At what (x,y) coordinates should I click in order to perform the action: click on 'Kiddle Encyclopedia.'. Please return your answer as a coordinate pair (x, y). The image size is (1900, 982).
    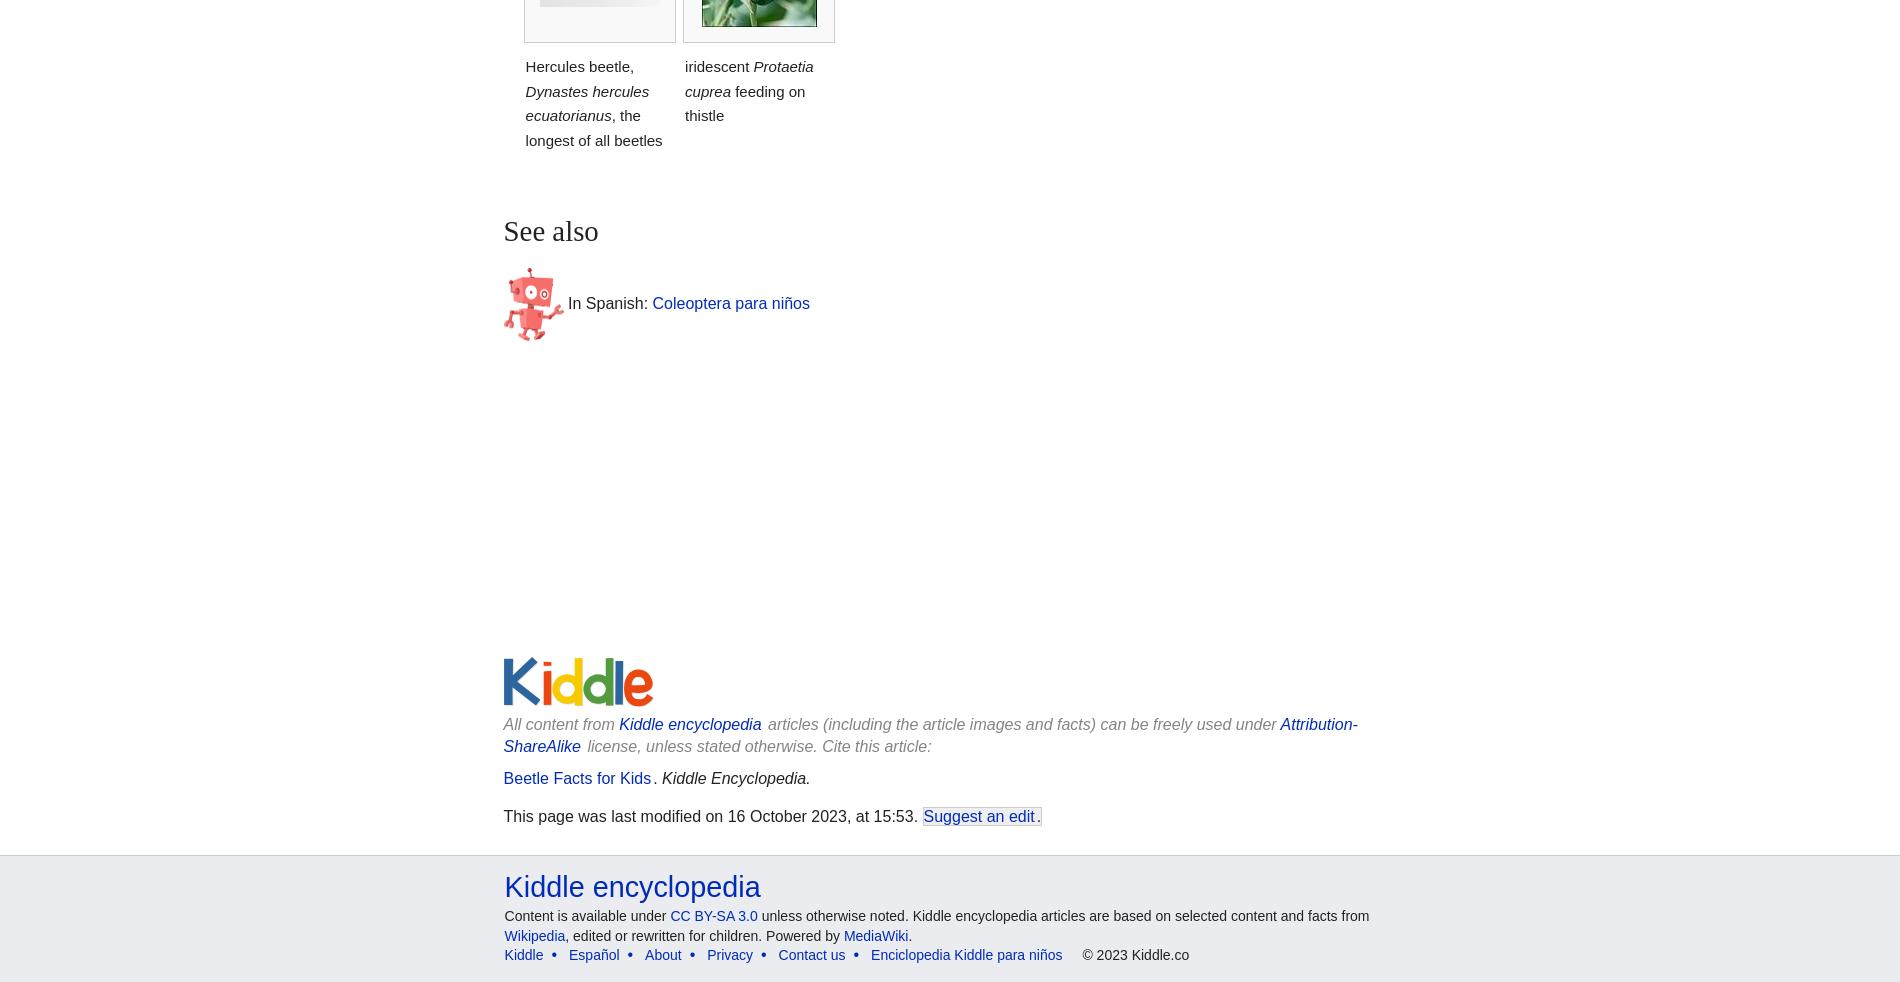
    Looking at the image, I should click on (661, 778).